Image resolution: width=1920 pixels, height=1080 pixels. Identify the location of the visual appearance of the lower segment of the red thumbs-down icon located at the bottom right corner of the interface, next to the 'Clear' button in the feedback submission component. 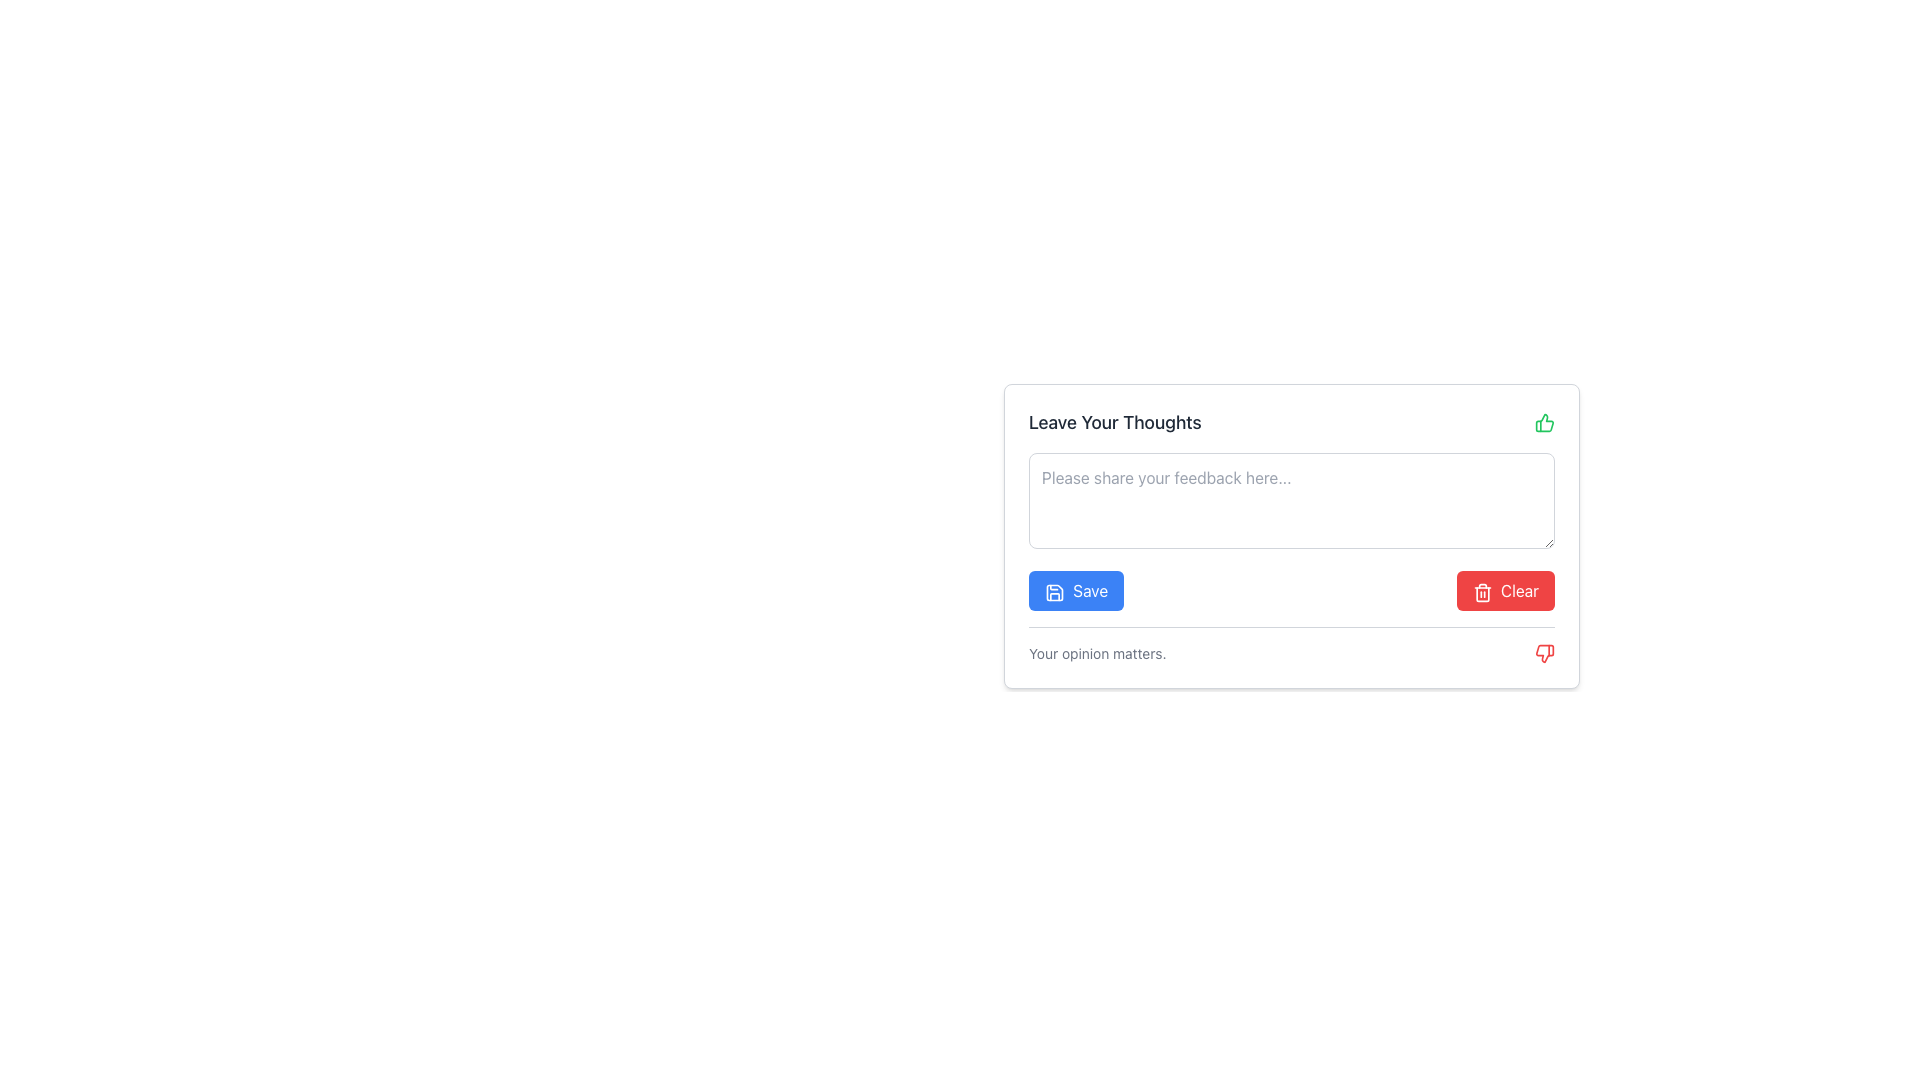
(1544, 654).